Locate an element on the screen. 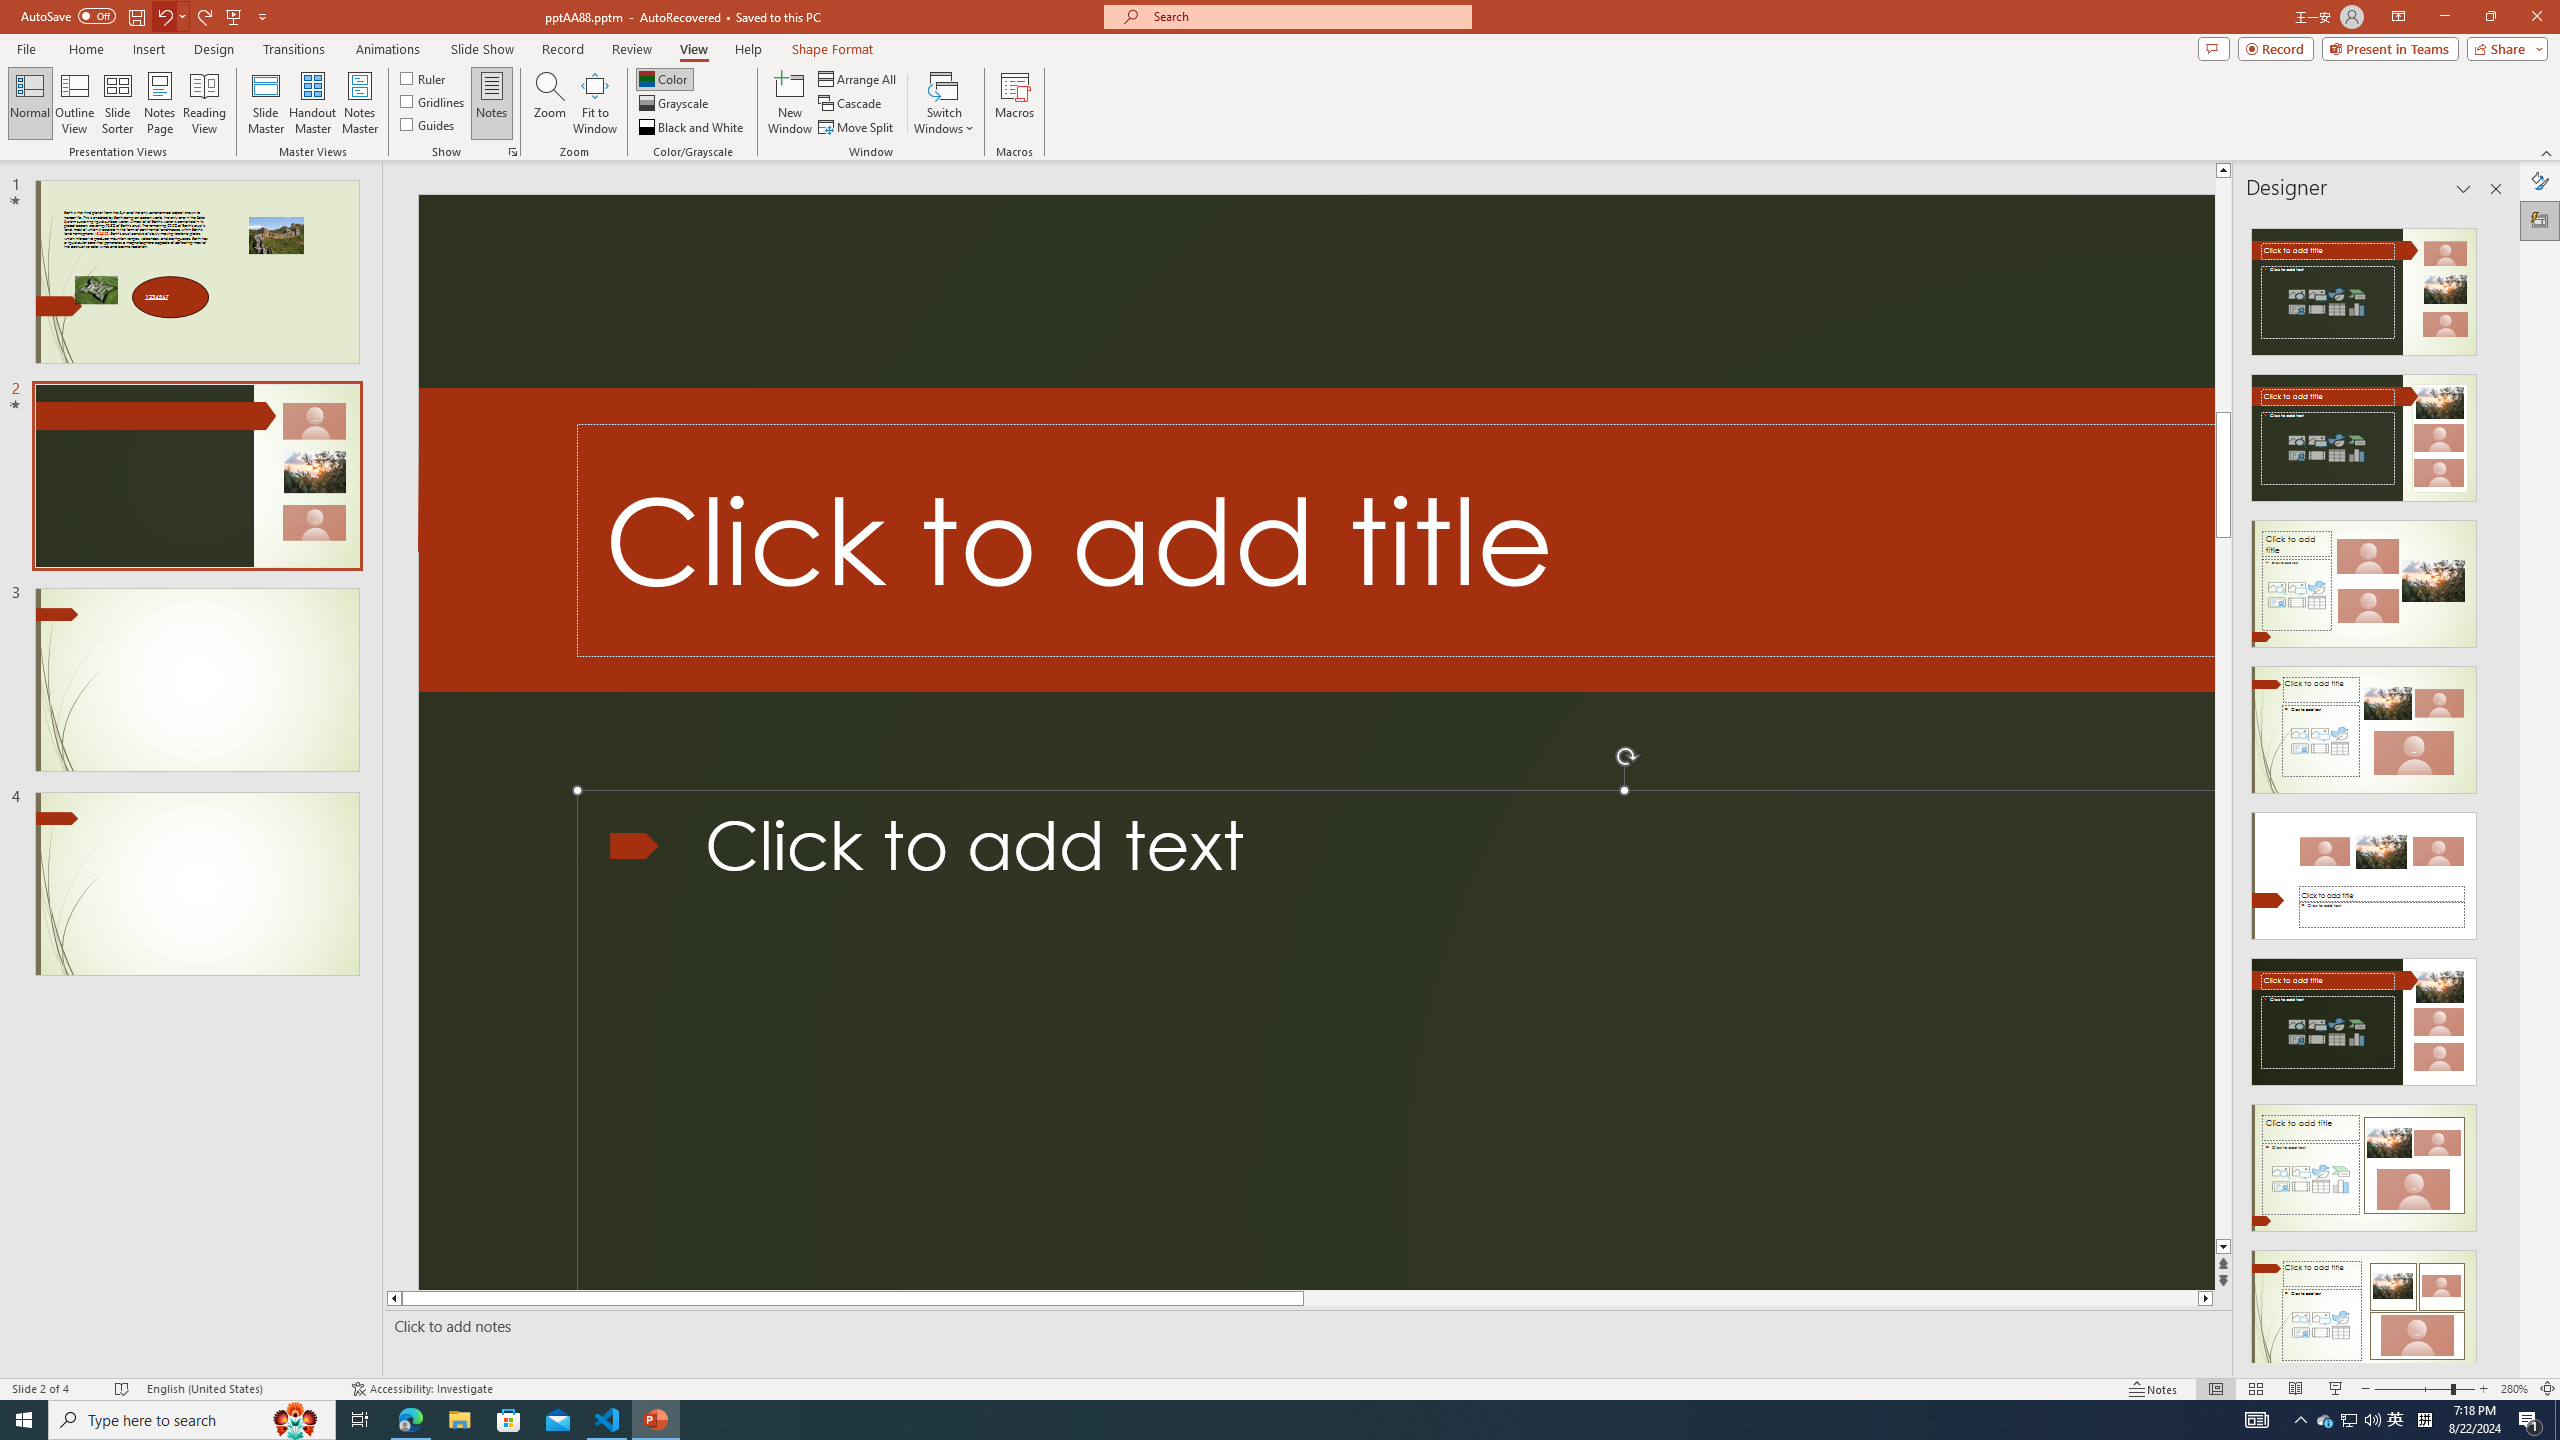 This screenshot has width=2560, height=1440. 'Arrange All' is located at coordinates (857, 78).